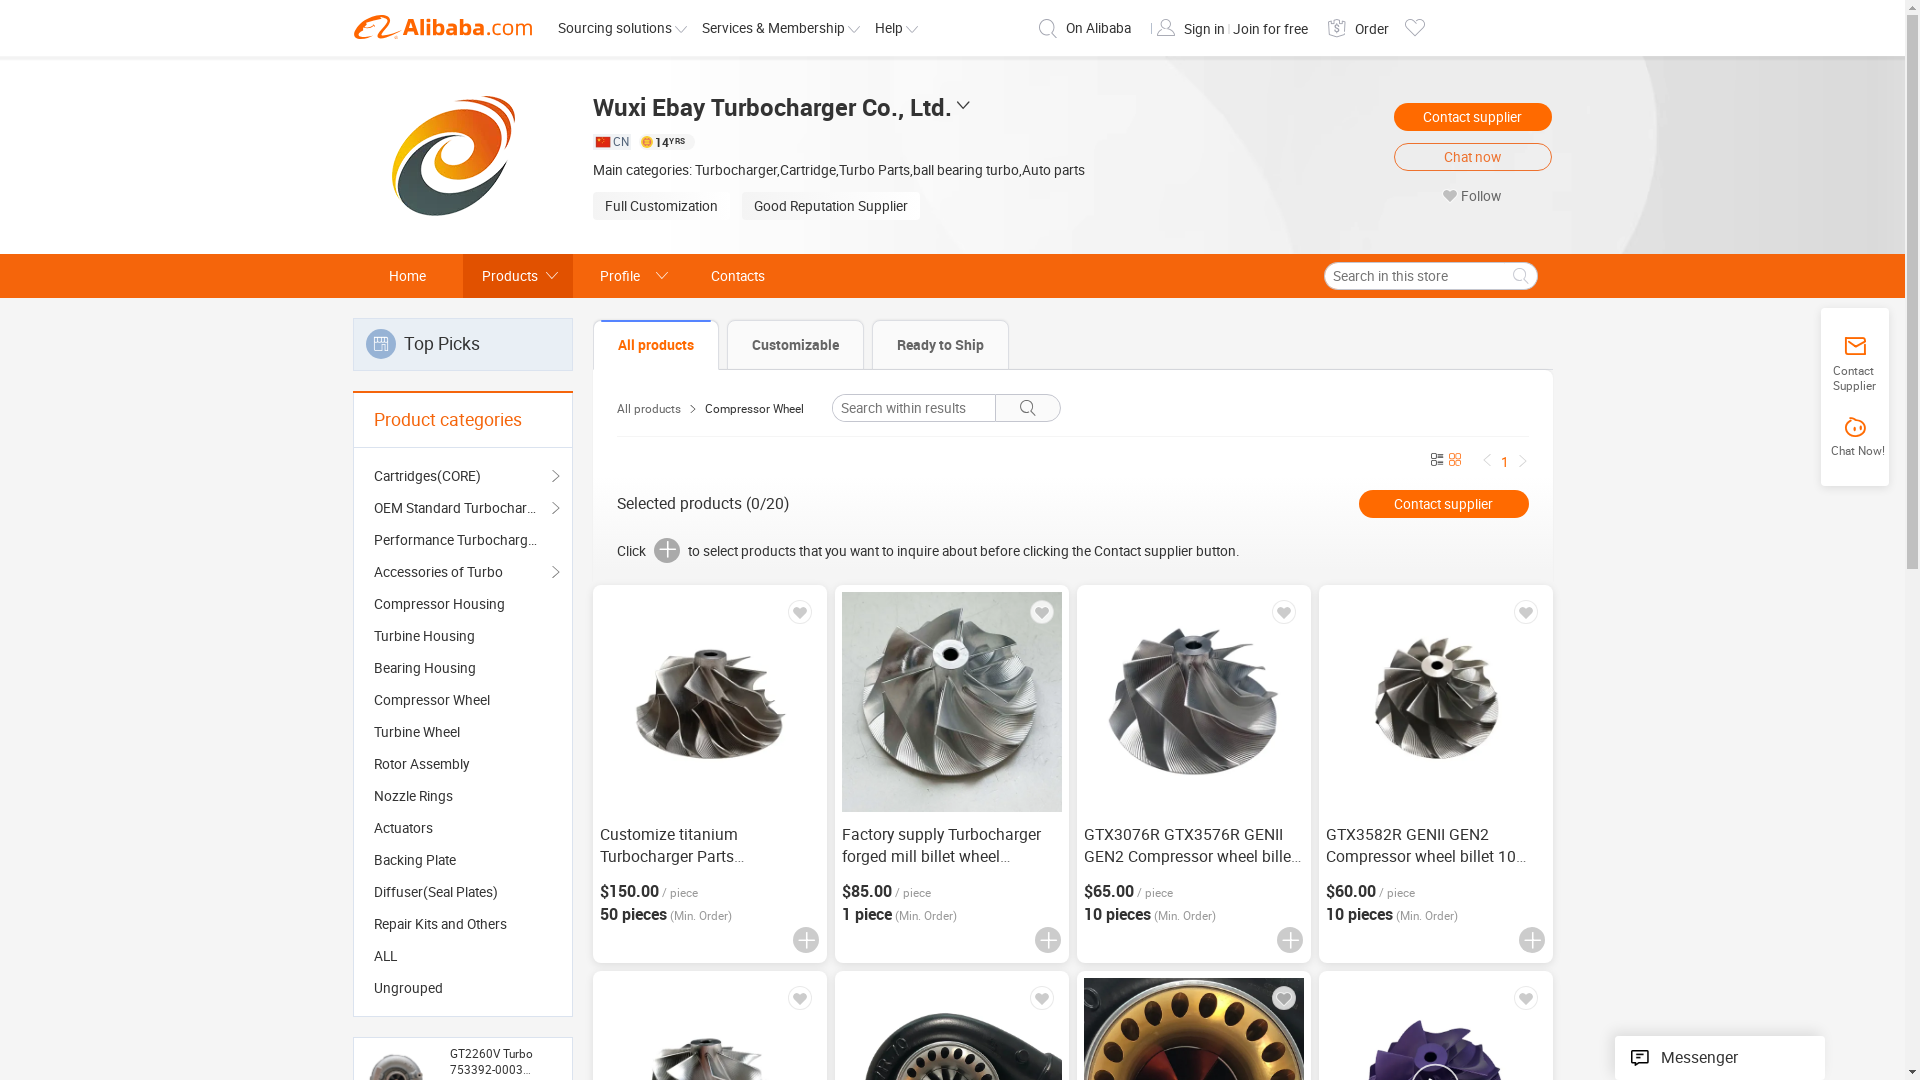  What do you see at coordinates (1370, 29) in the screenshot?
I see `'Order'` at bounding box center [1370, 29].